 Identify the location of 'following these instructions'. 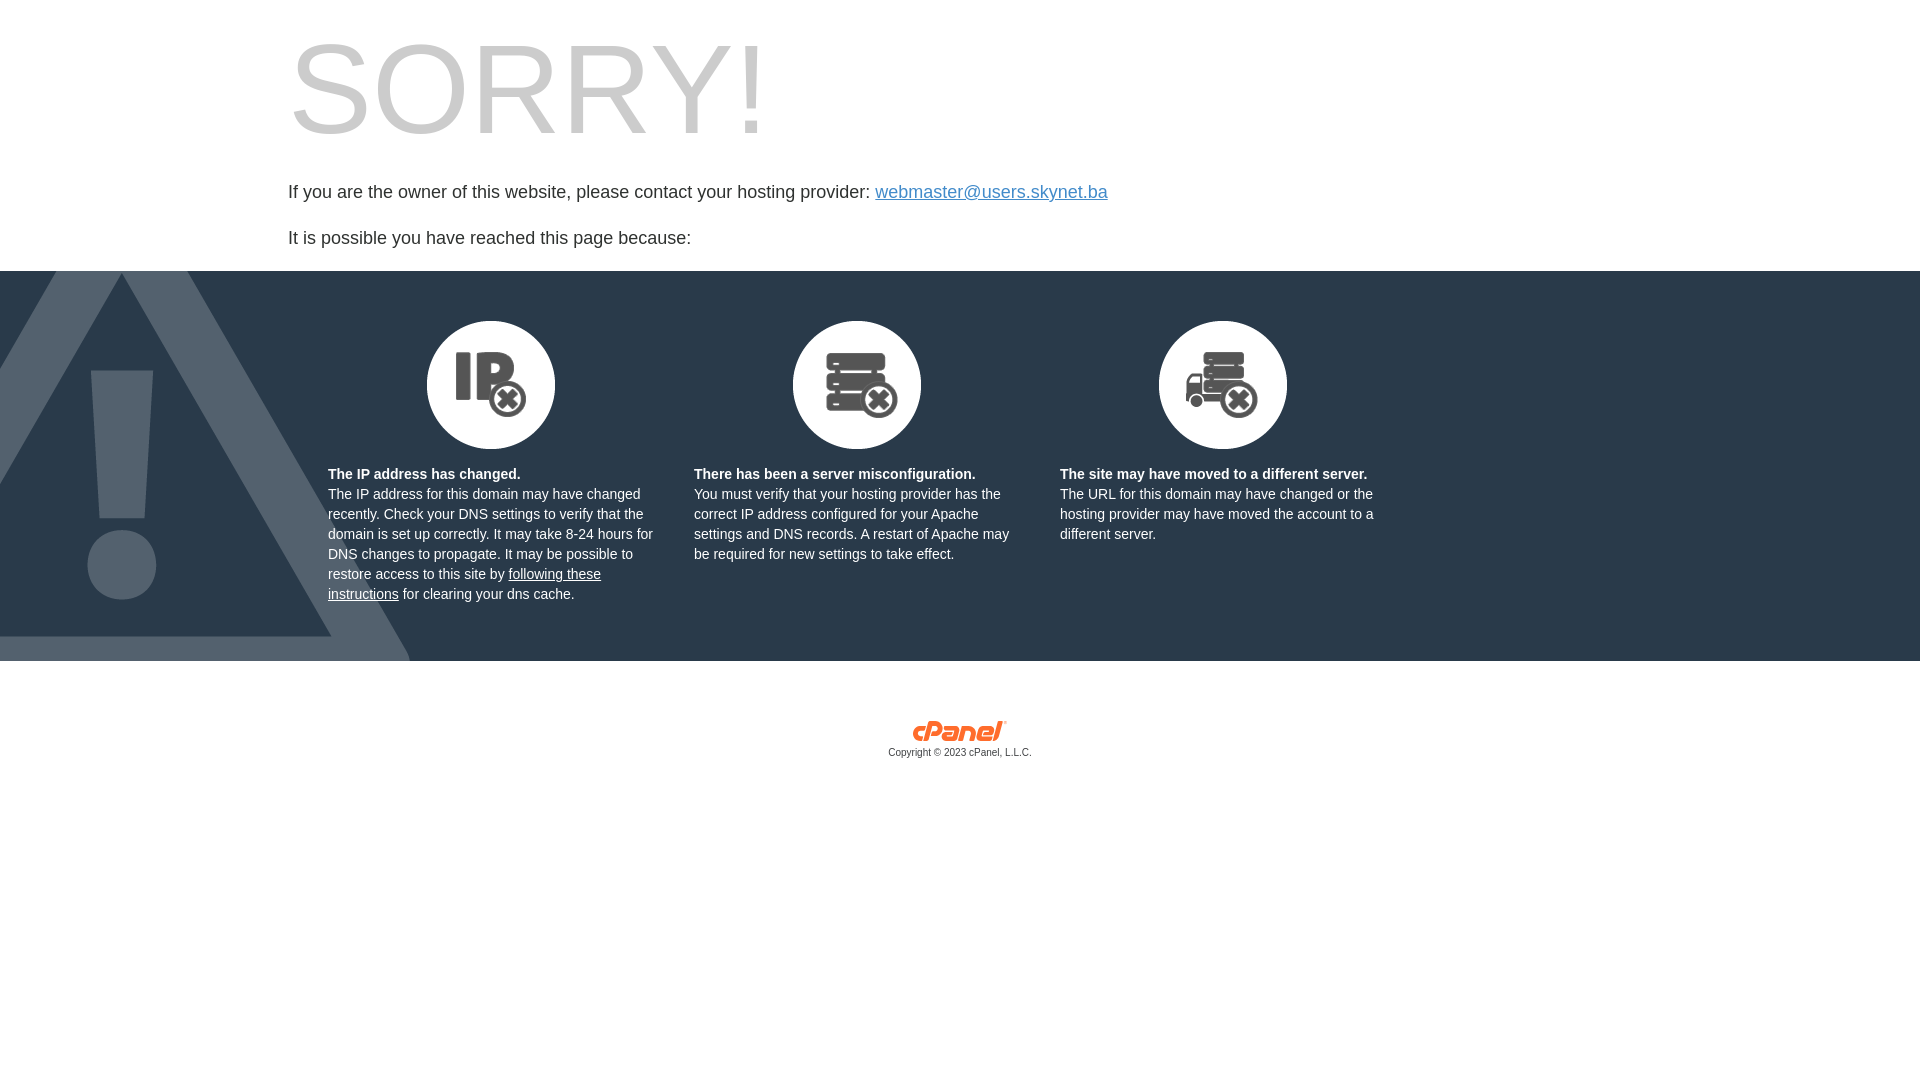
(463, 583).